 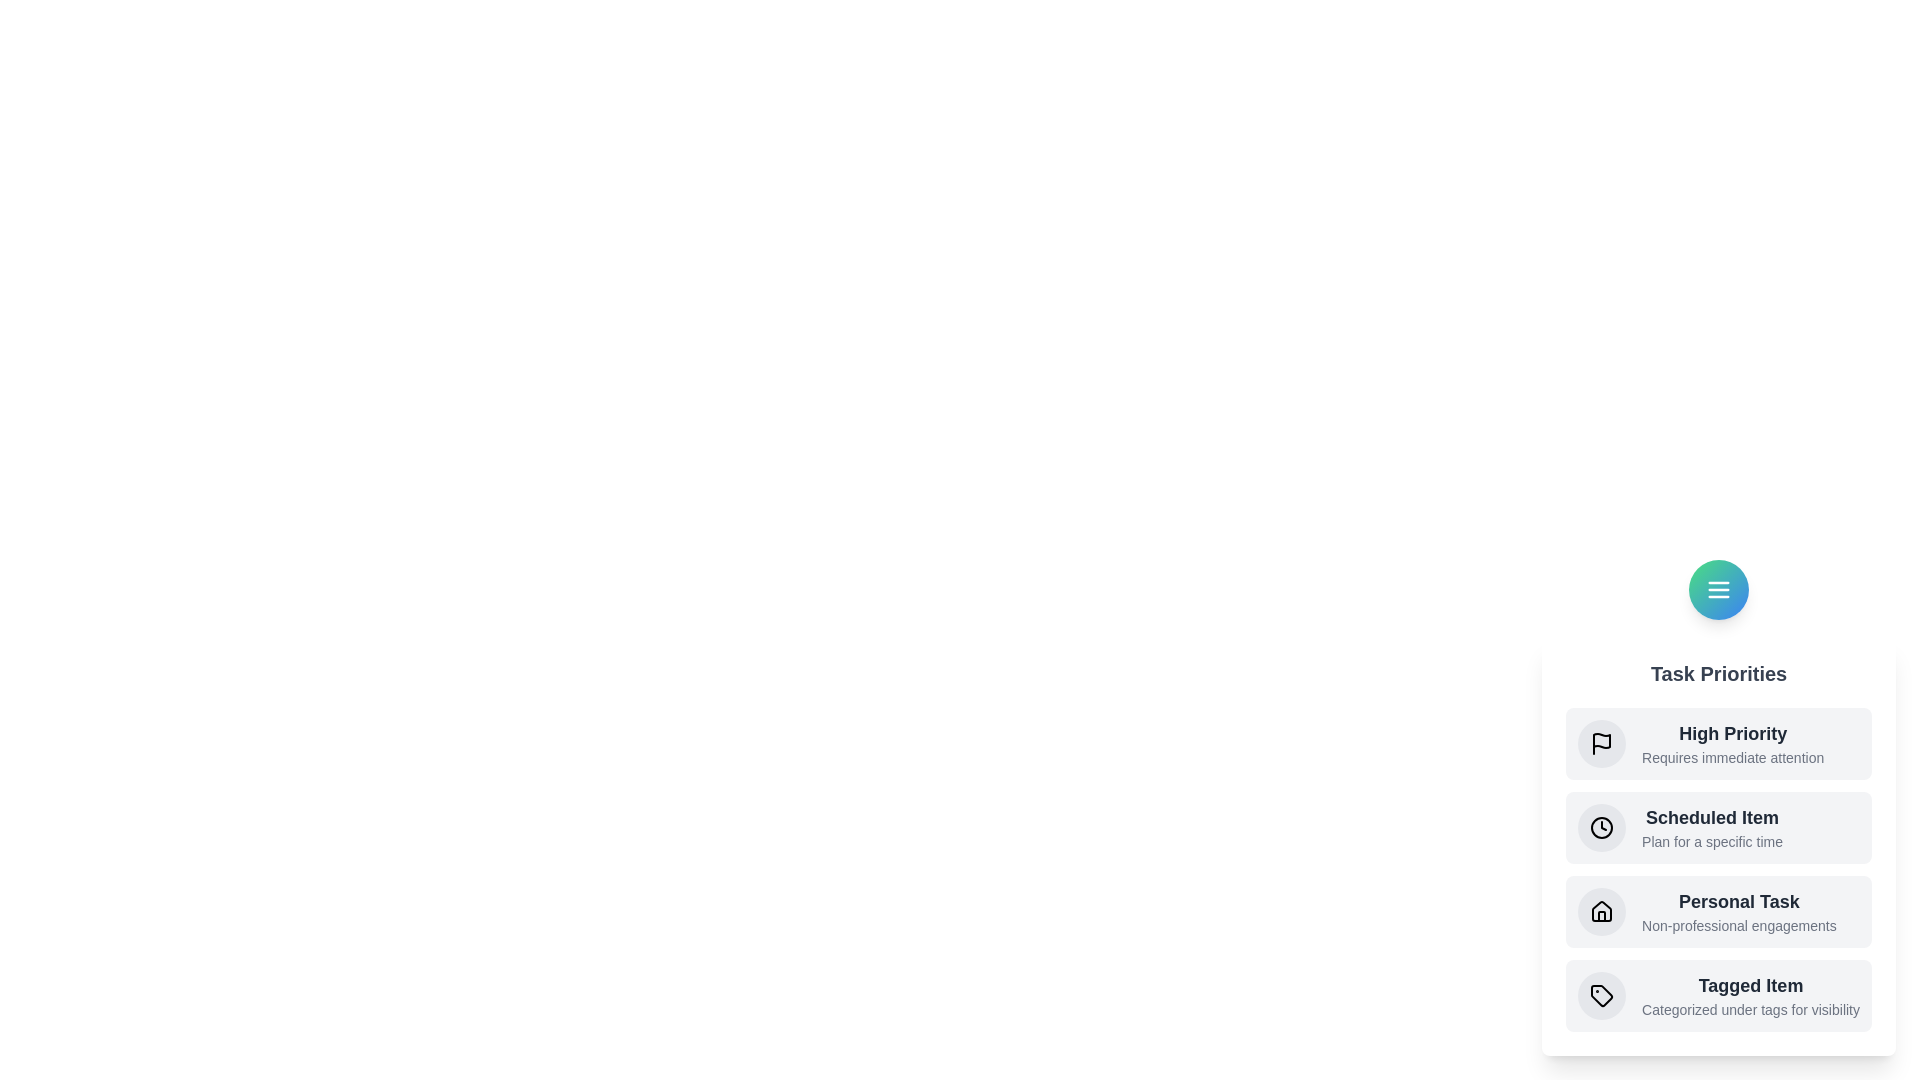 I want to click on the specified element: tagged_item, so click(x=1602, y=995).